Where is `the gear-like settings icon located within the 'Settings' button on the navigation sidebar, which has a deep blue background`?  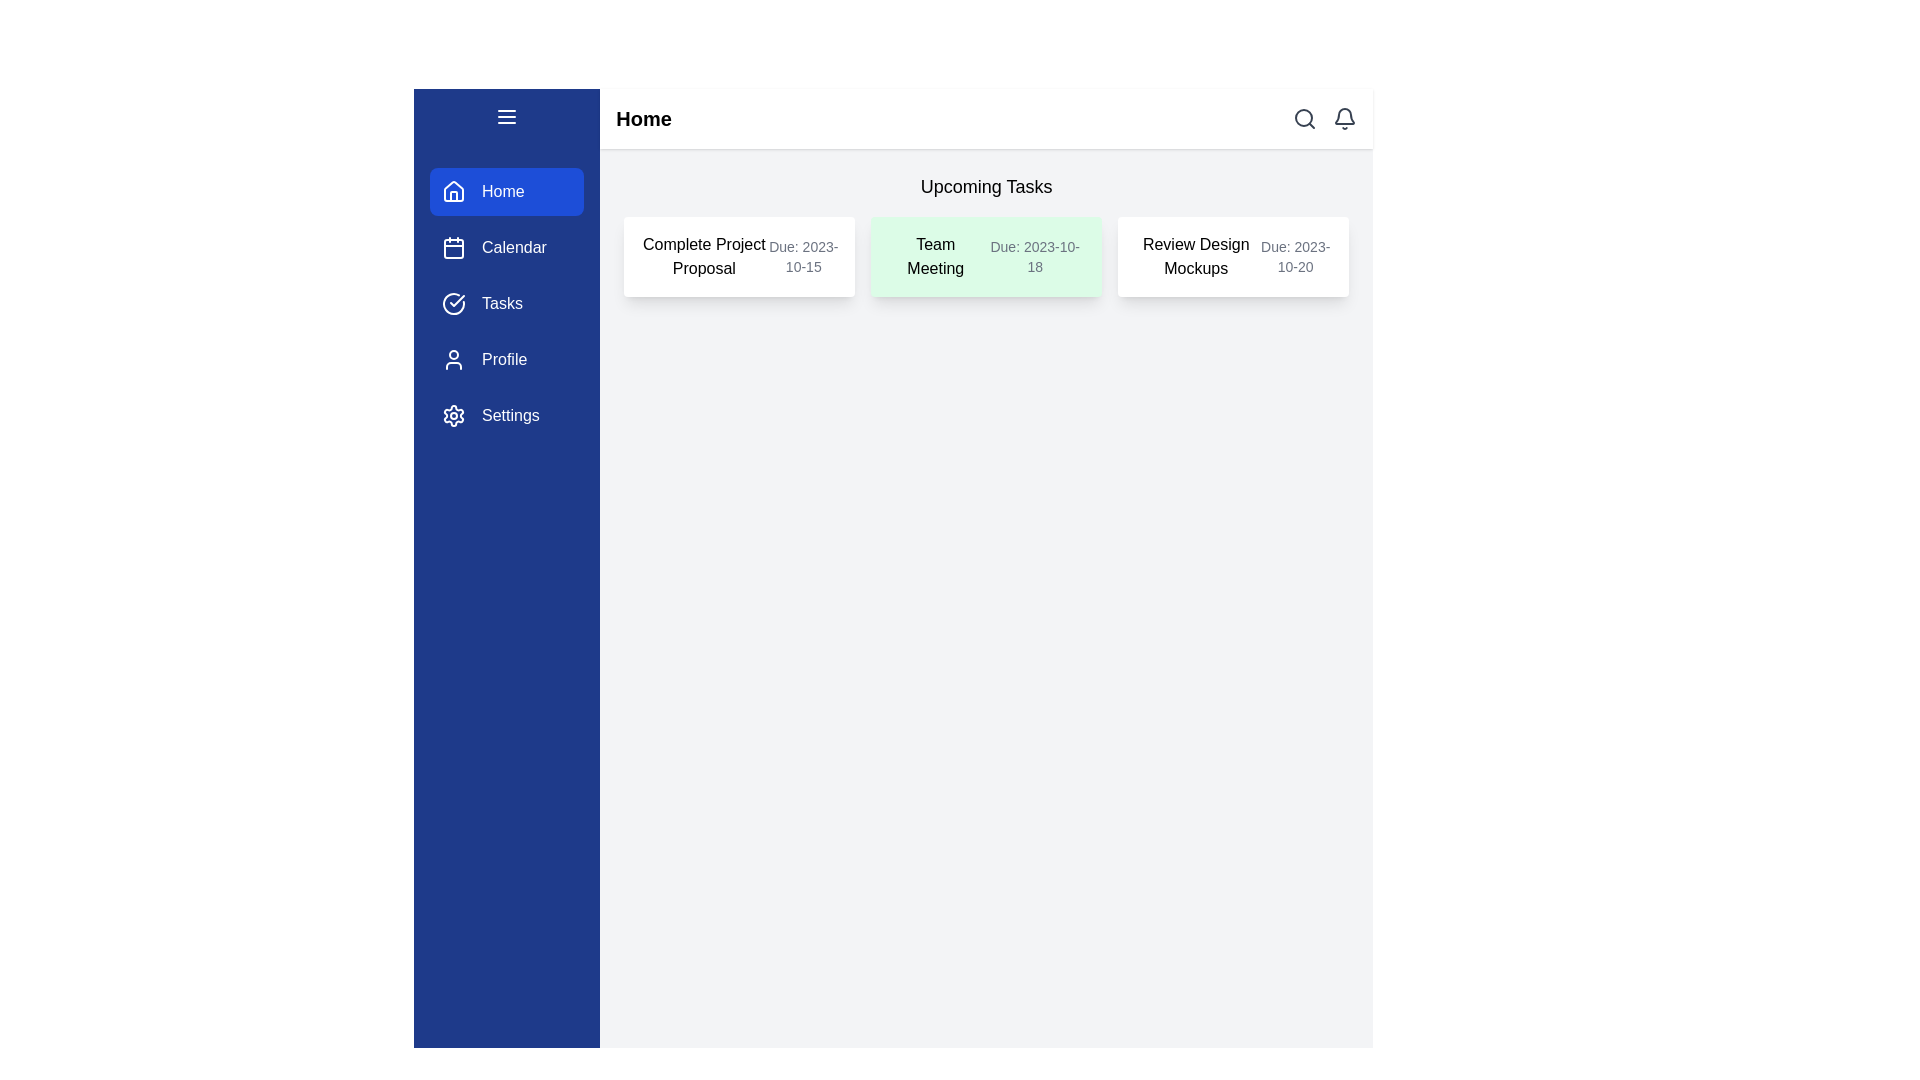 the gear-like settings icon located within the 'Settings' button on the navigation sidebar, which has a deep blue background is located at coordinates (453, 415).